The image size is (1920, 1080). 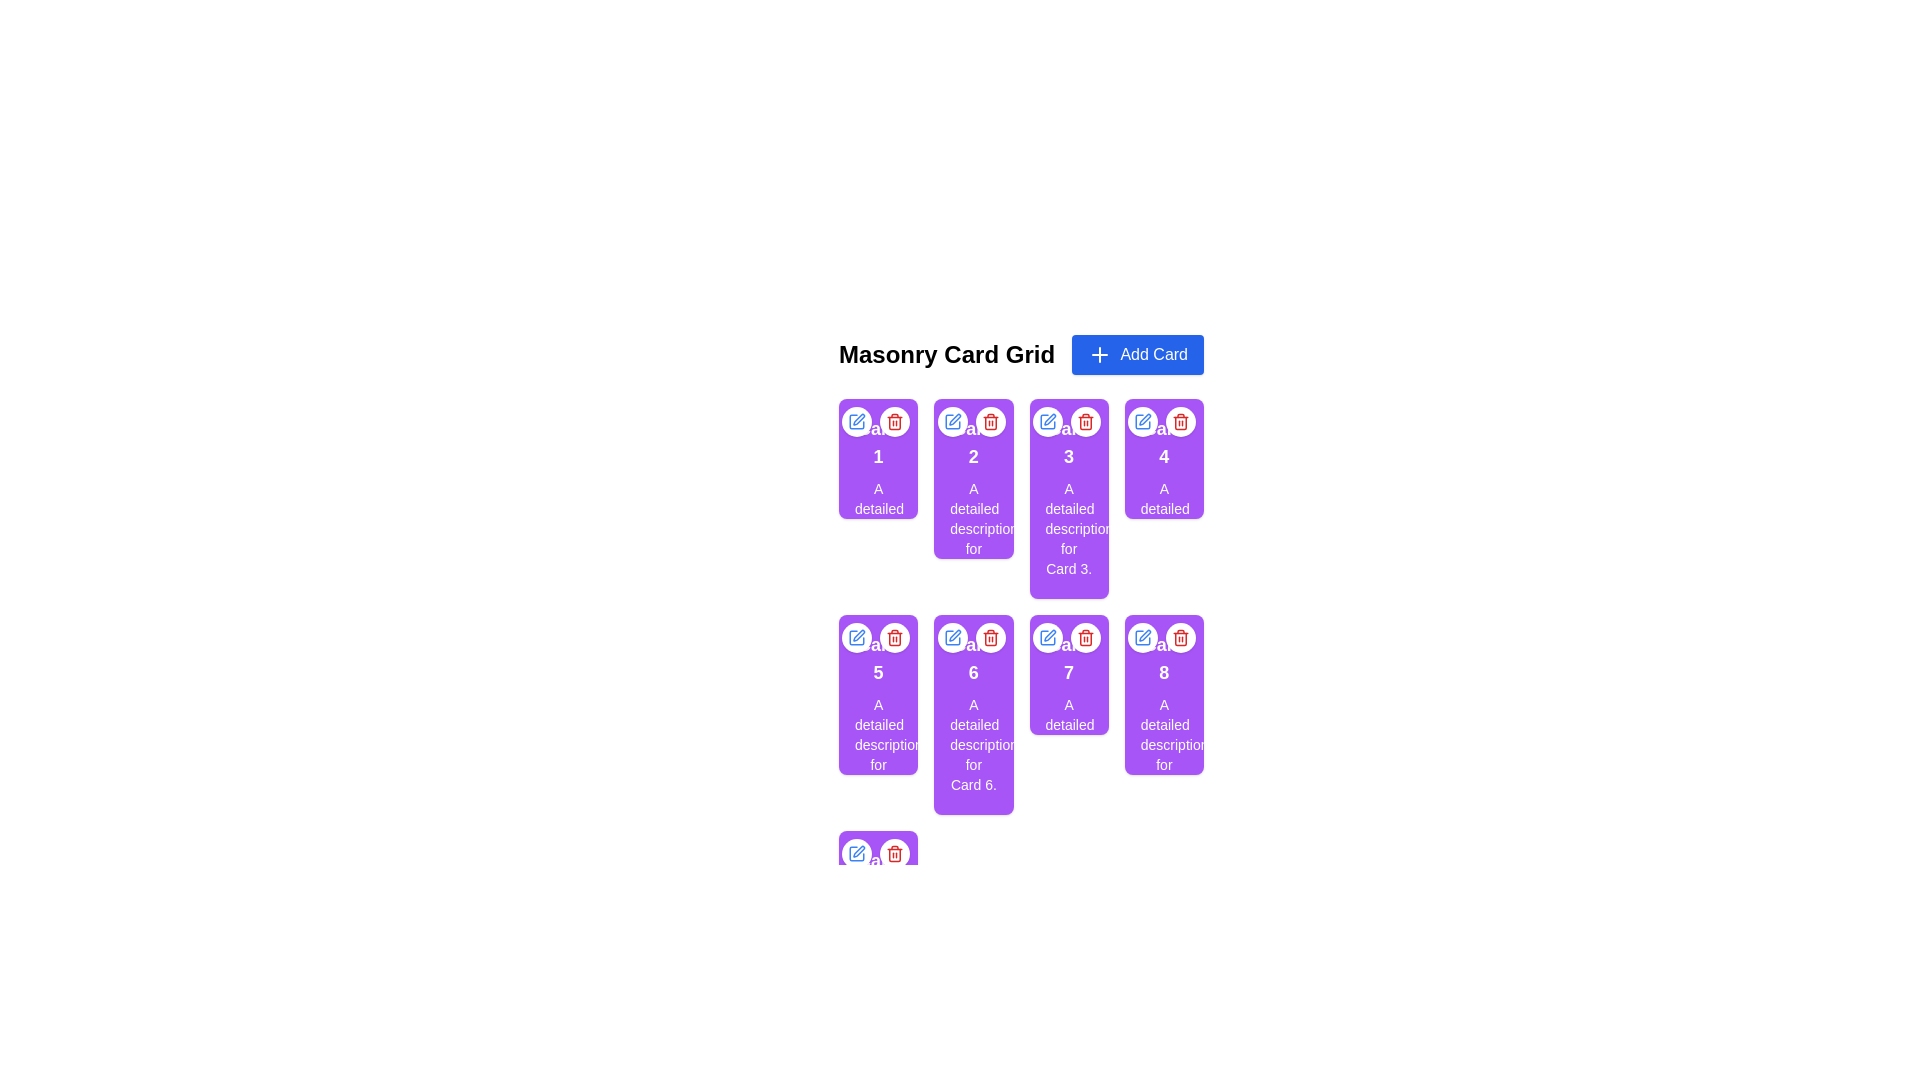 What do you see at coordinates (953, 418) in the screenshot?
I see `the edit icon button, which resembles a pen and is located in the second card of the grid layout` at bounding box center [953, 418].